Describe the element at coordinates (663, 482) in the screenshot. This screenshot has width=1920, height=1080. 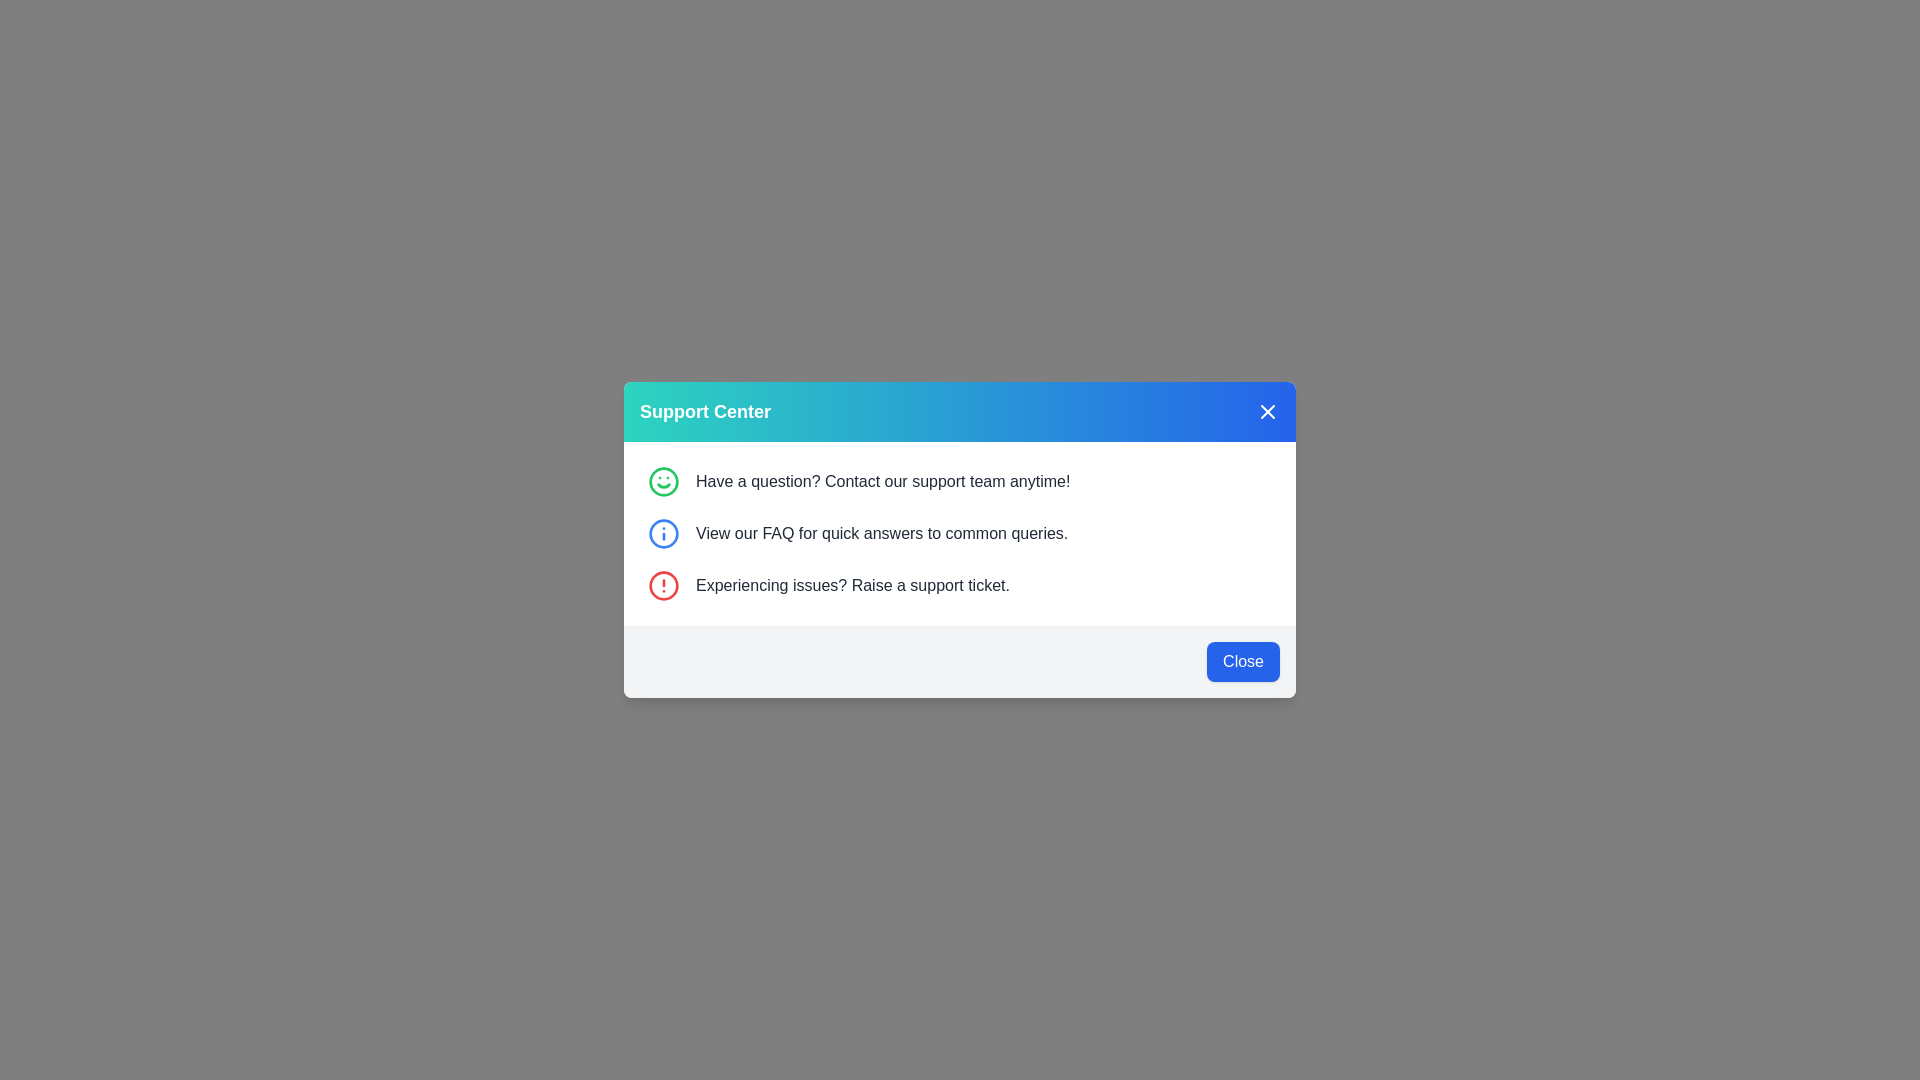
I see `the circular graphic element located in the center of the green smiley emoji icon, which is the leading icon of the first option in the 'Support Center' modal dialog` at that location.